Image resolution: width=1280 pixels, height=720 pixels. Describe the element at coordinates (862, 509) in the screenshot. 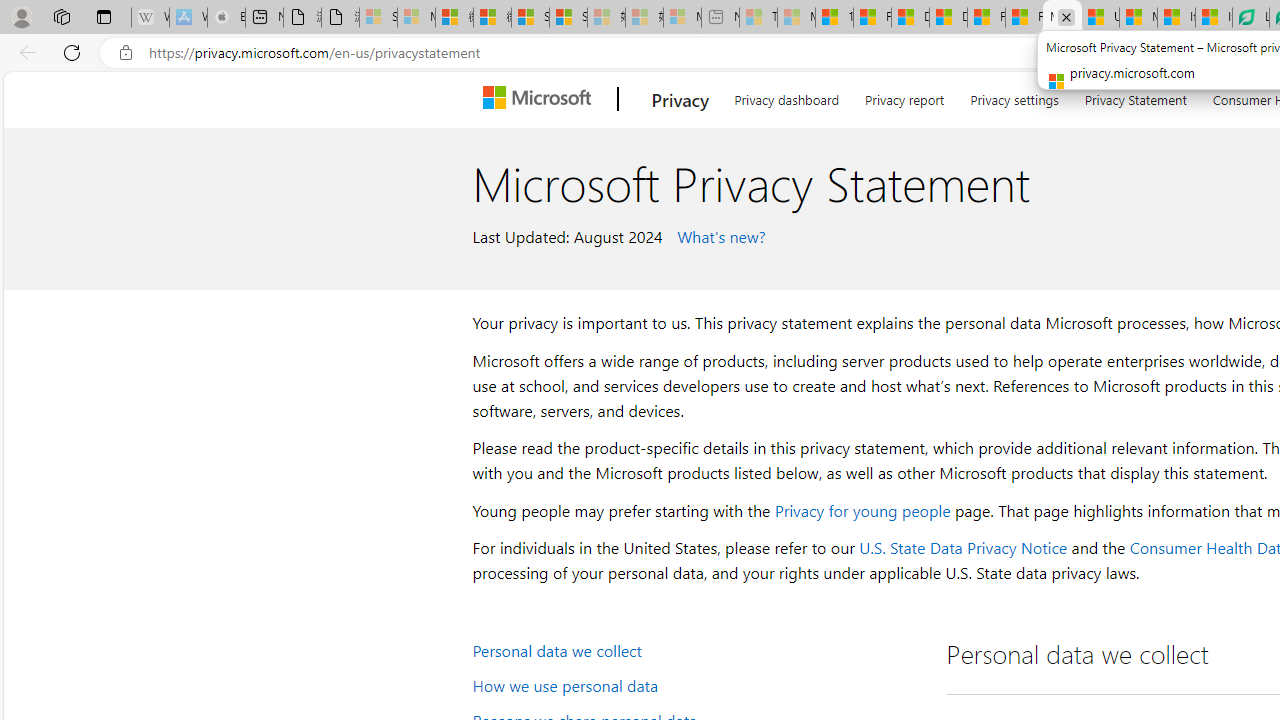

I see `'Privacy for young people'` at that location.